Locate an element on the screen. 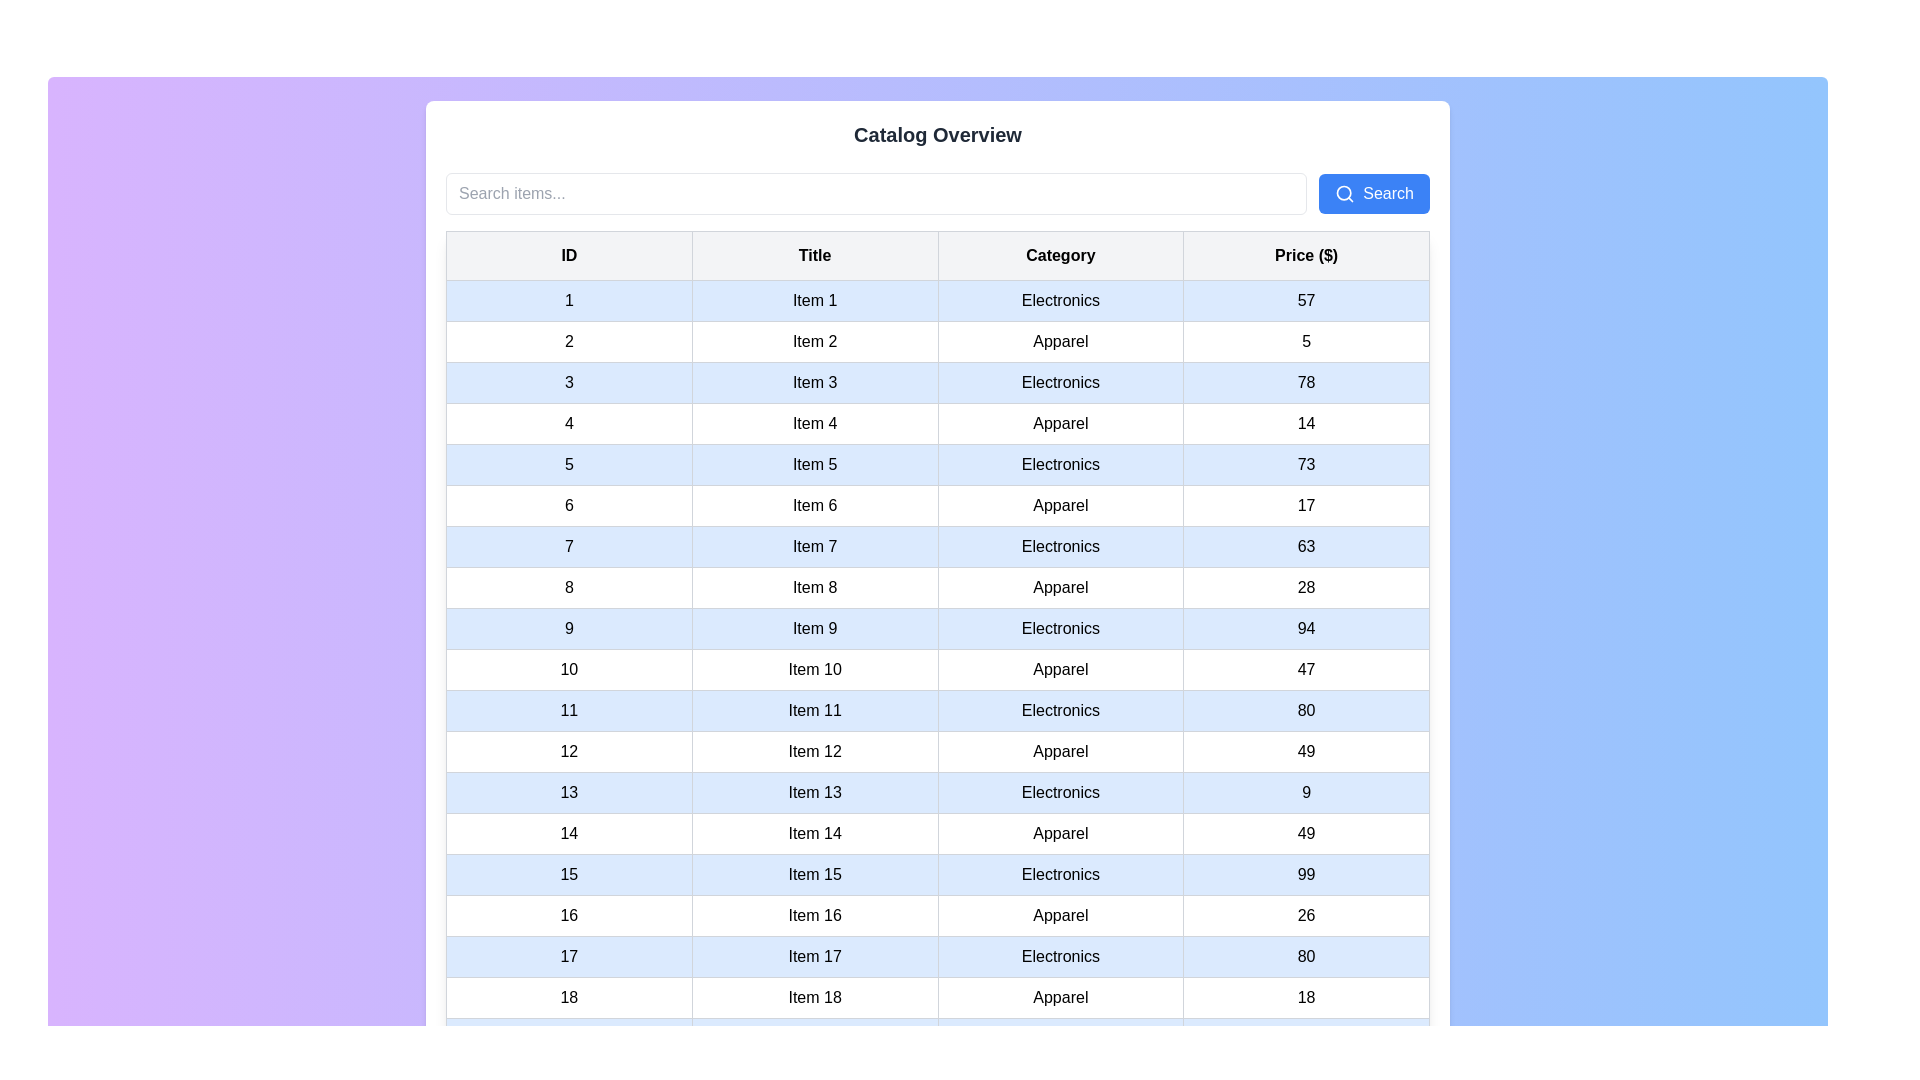  the text label displaying 'Item 18' located in the 18th row under the 'Title' column of the table is located at coordinates (815, 998).